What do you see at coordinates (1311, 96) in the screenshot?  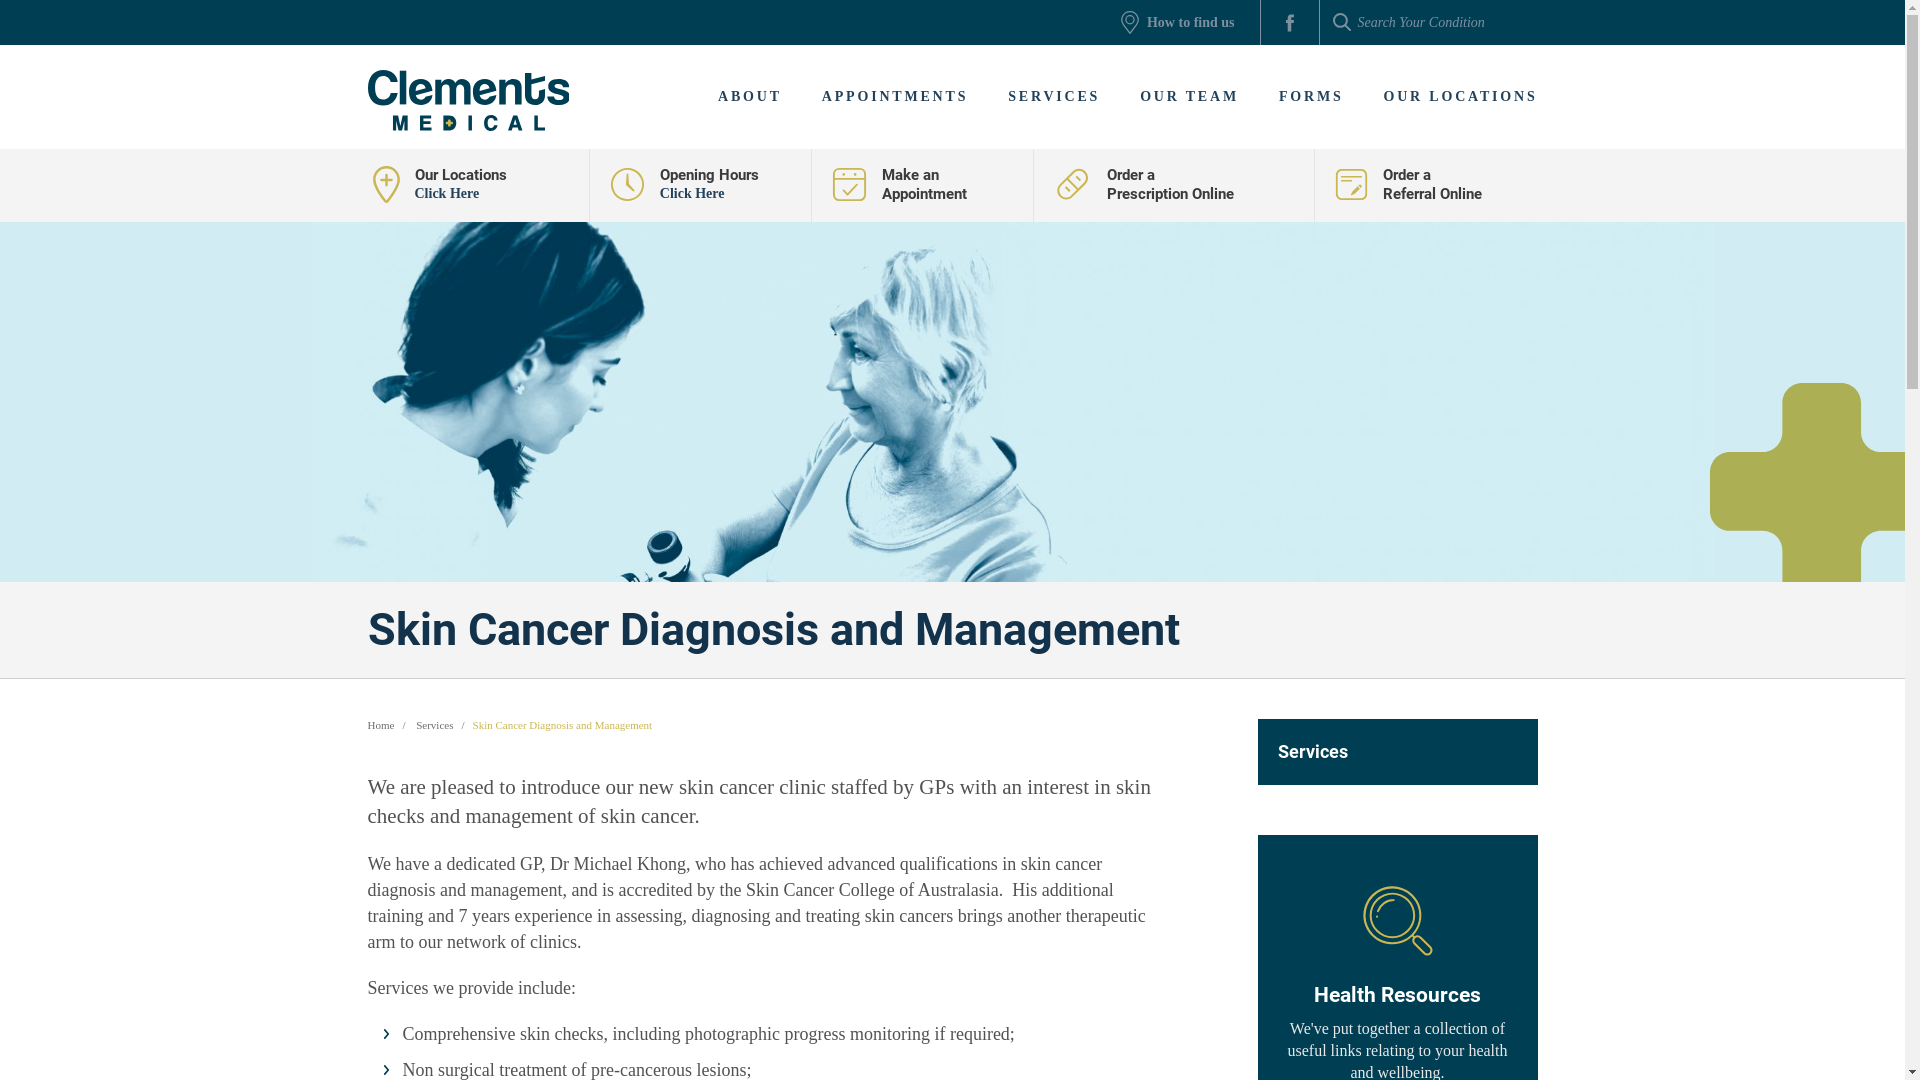 I see `'FORMS'` at bounding box center [1311, 96].